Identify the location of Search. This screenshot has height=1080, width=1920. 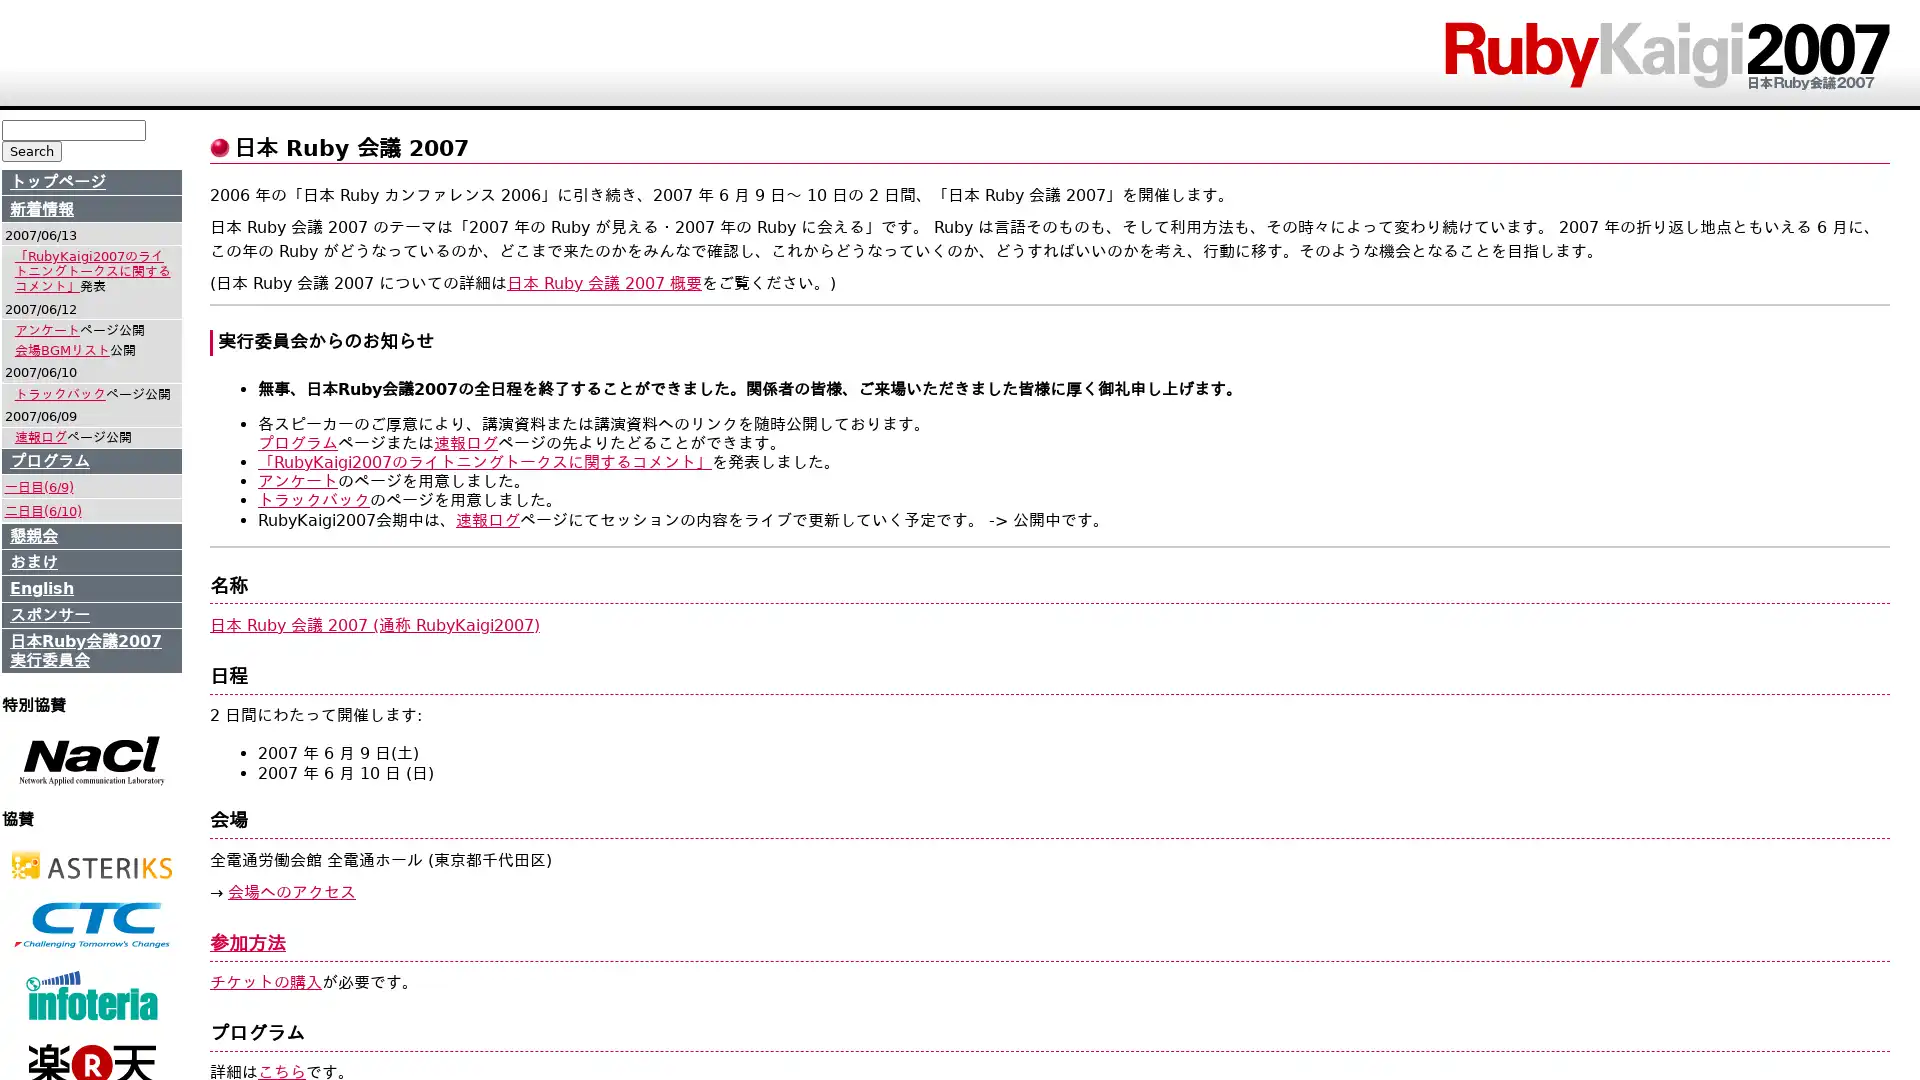
(32, 150).